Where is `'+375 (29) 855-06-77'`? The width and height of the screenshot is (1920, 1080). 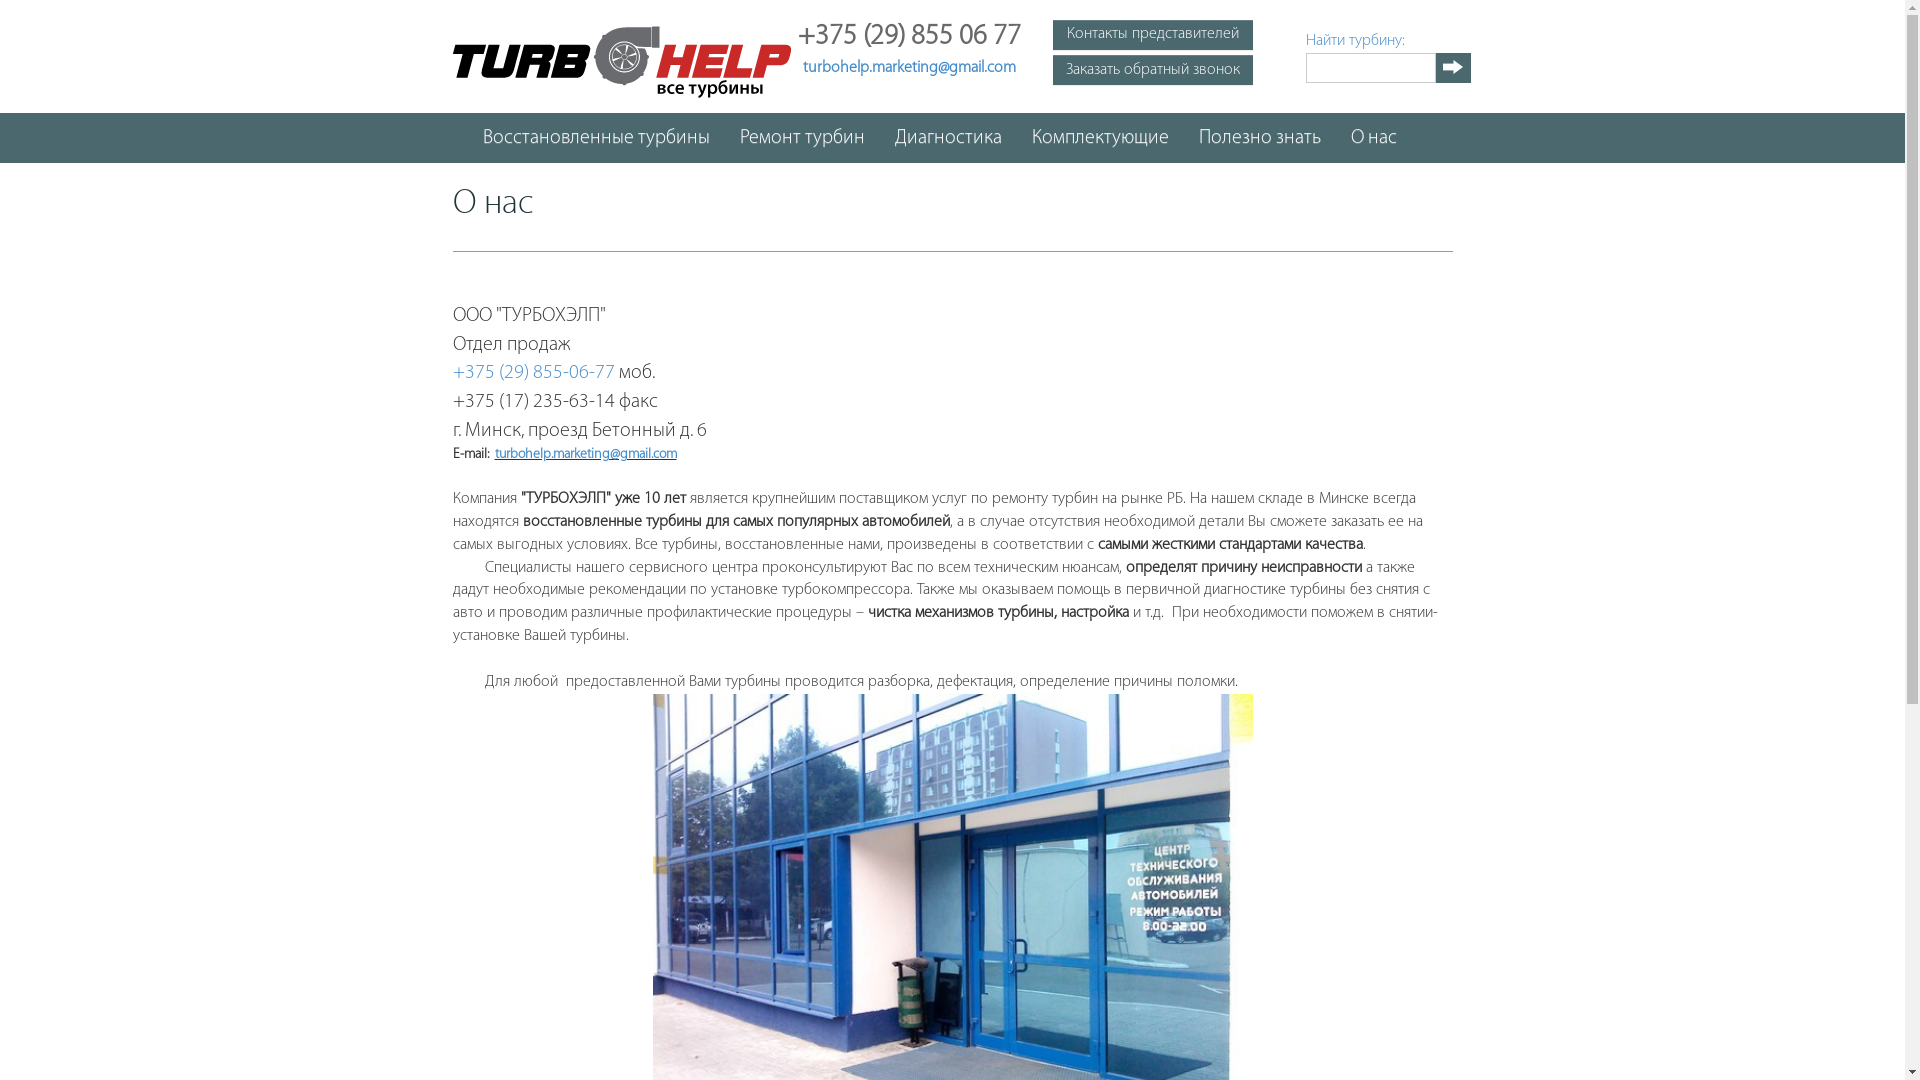 '+375 (29) 855-06-77' is located at coordinates (532, 373).